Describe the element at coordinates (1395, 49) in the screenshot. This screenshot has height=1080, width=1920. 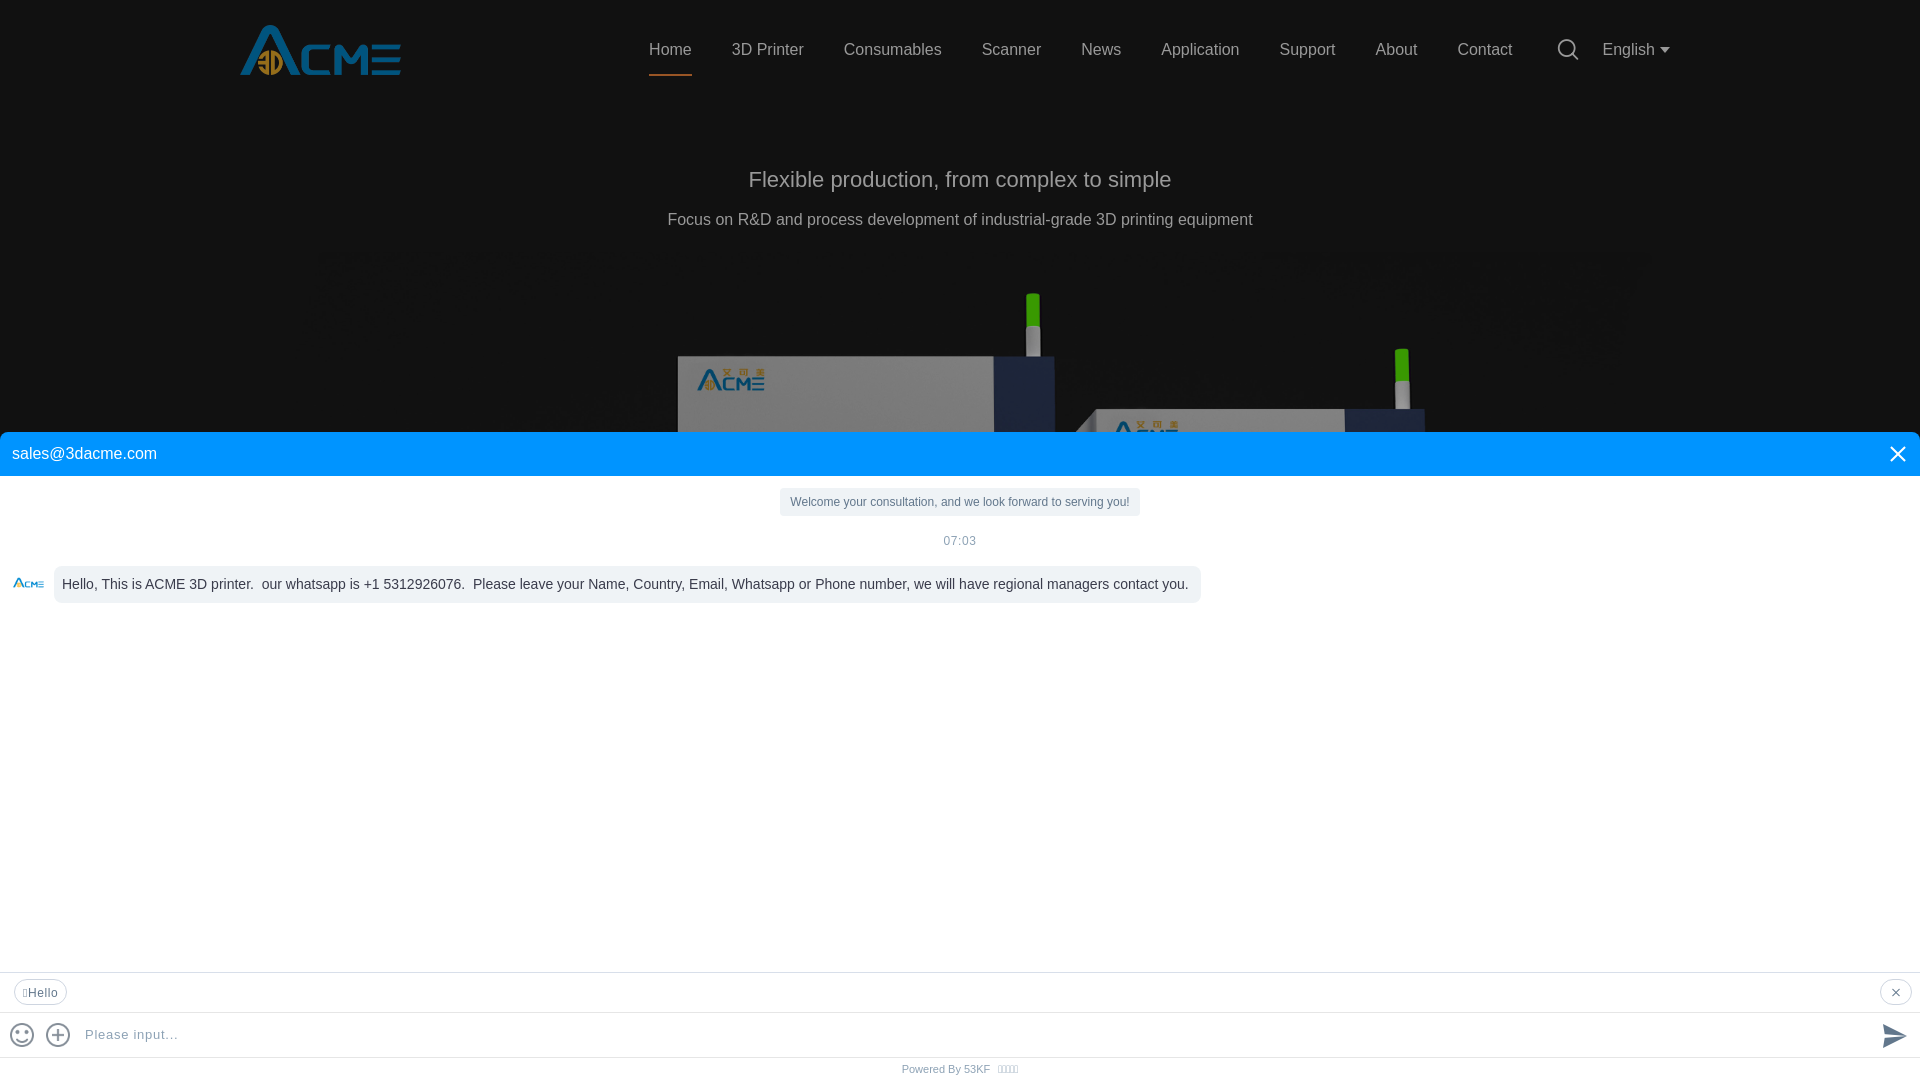
I see `'About'` at that location.